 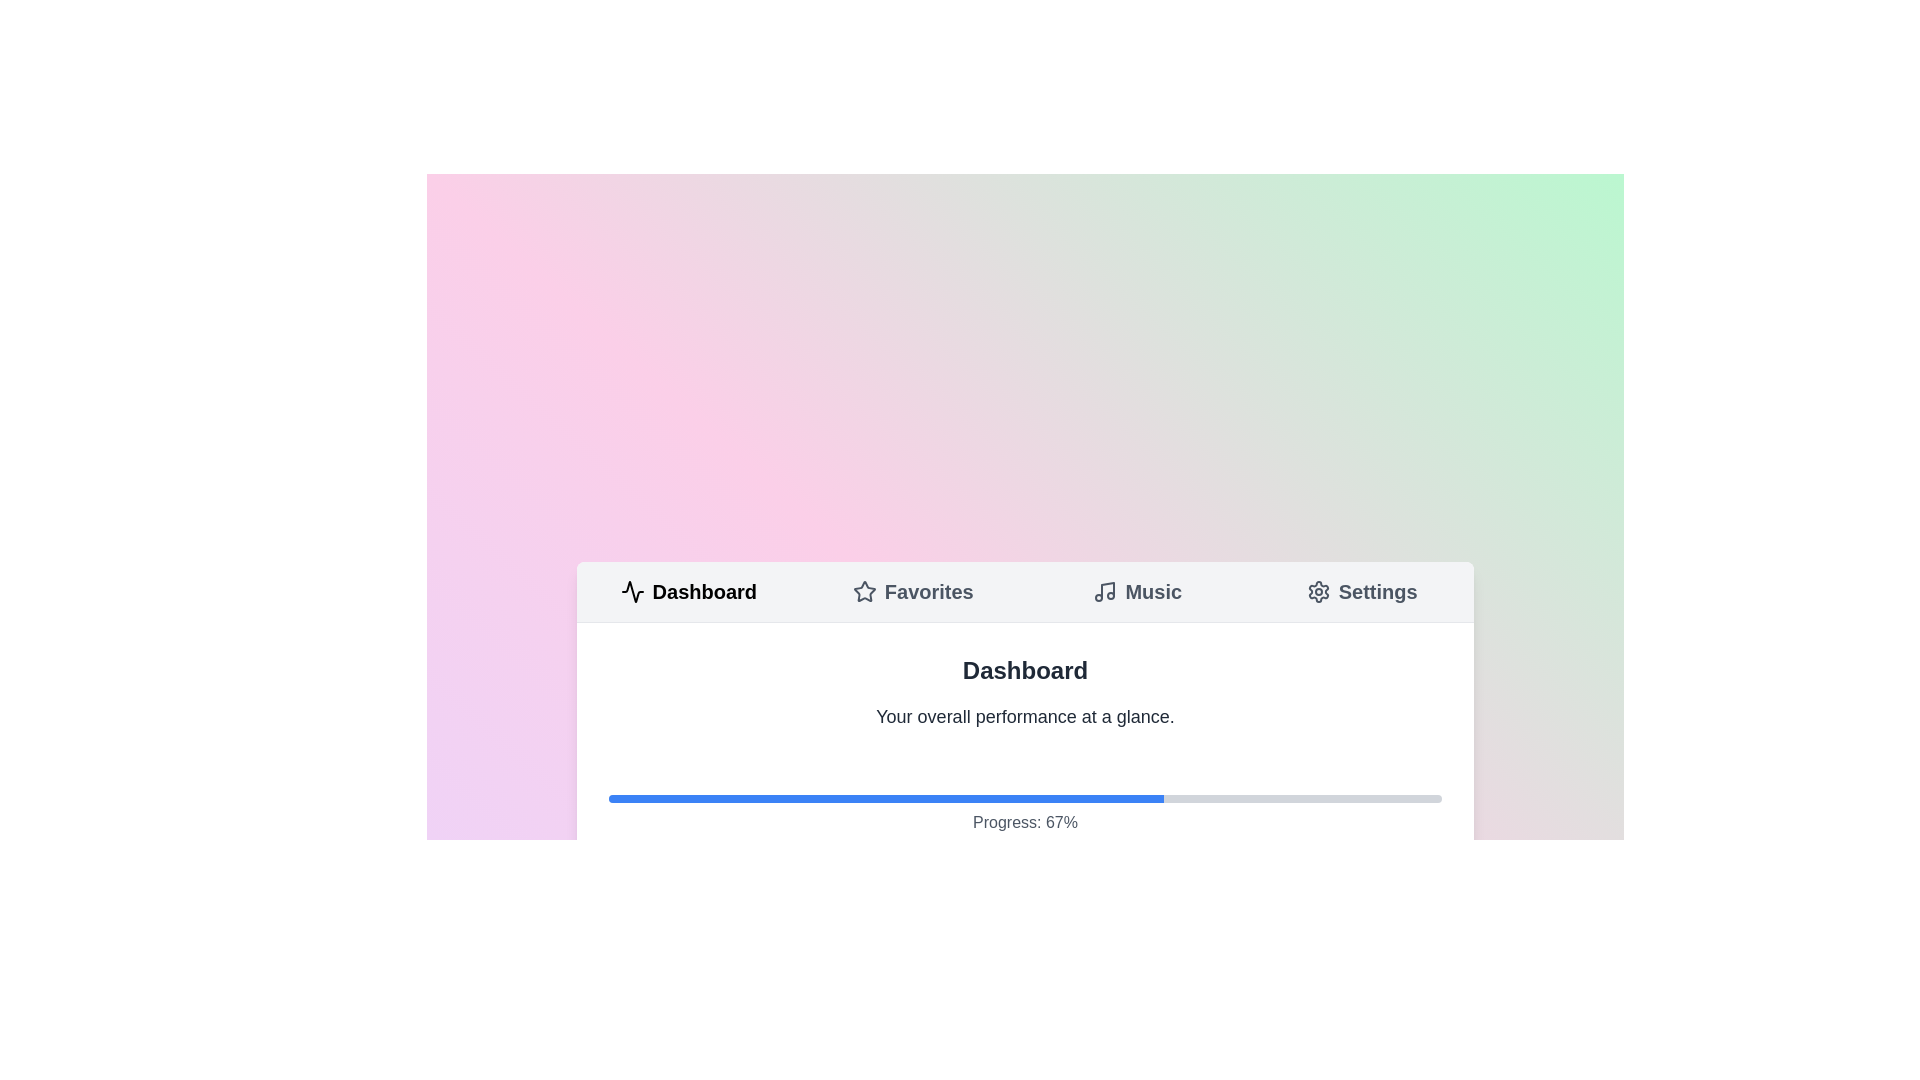 I want to click on the tab labeled Settings, so click(x=1361, y=590).